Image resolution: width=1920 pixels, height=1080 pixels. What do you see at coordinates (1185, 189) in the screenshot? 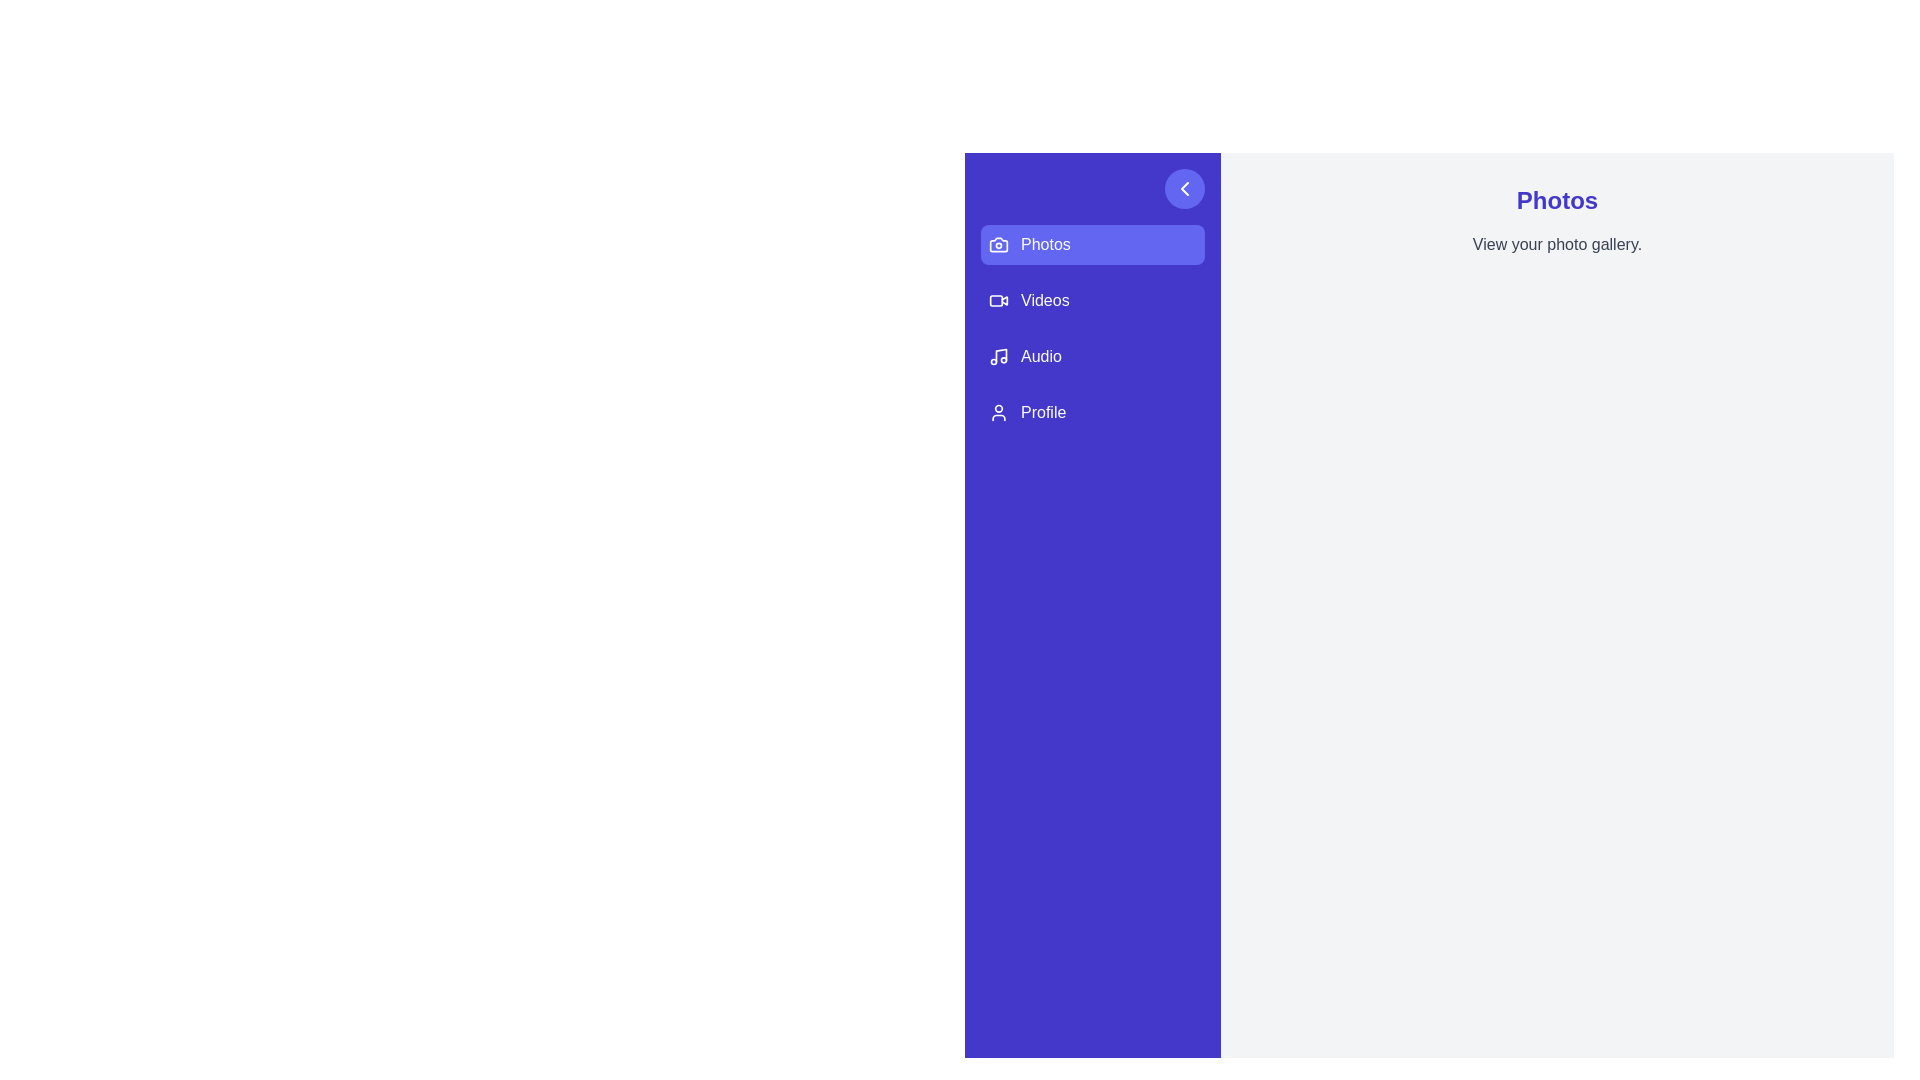
I see `the left-facing chevron icon within the circular button located in the top-right corner of the purple sidebar to observe any hover effects` at bounding box center [1185, 189].